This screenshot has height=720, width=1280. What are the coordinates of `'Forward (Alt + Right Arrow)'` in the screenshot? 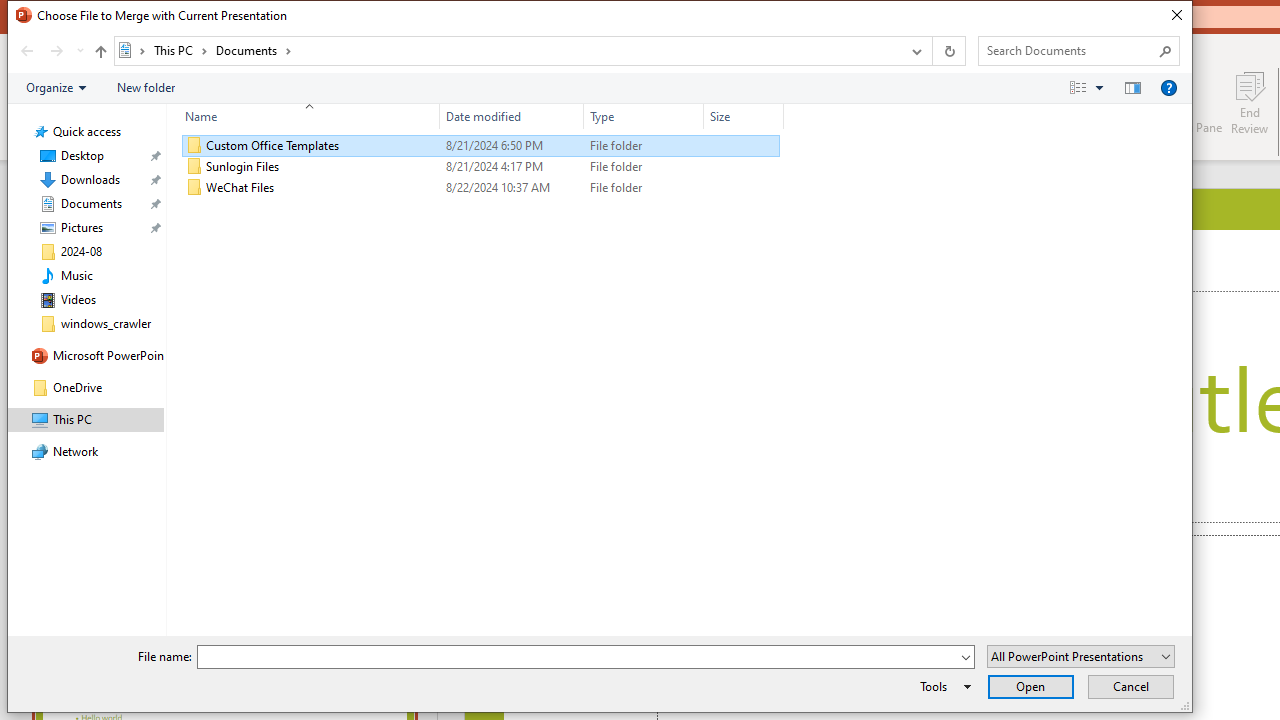 It's located at (56, 50).